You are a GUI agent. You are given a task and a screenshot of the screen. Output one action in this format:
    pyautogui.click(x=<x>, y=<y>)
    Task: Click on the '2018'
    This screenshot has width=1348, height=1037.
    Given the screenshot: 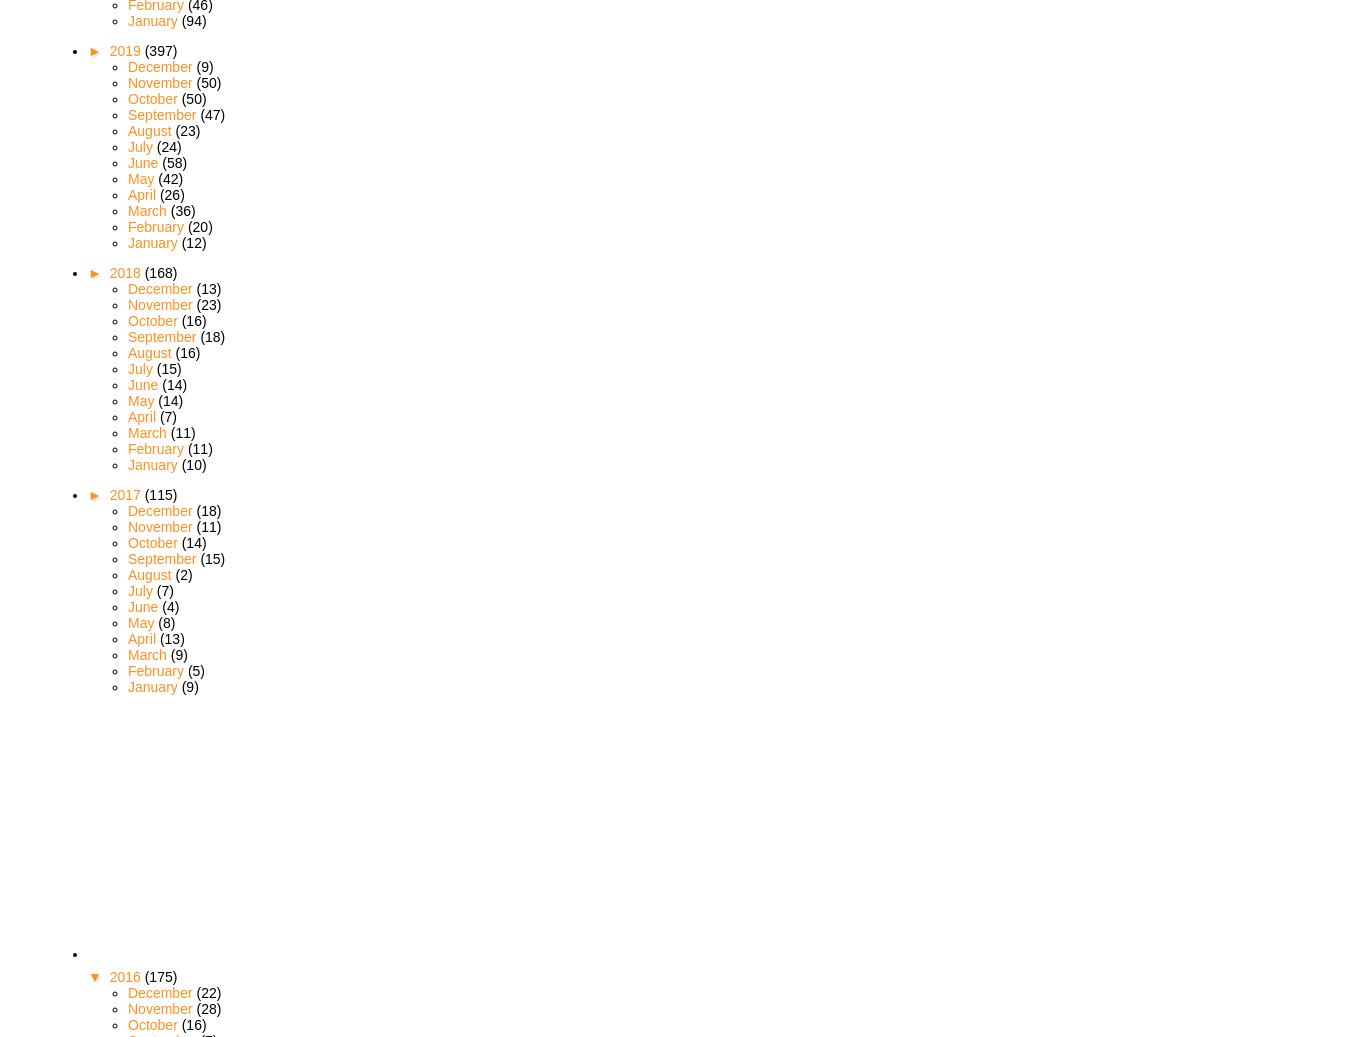 What is the action you would take?
    pyautogui.click(x=125, y=271)
    